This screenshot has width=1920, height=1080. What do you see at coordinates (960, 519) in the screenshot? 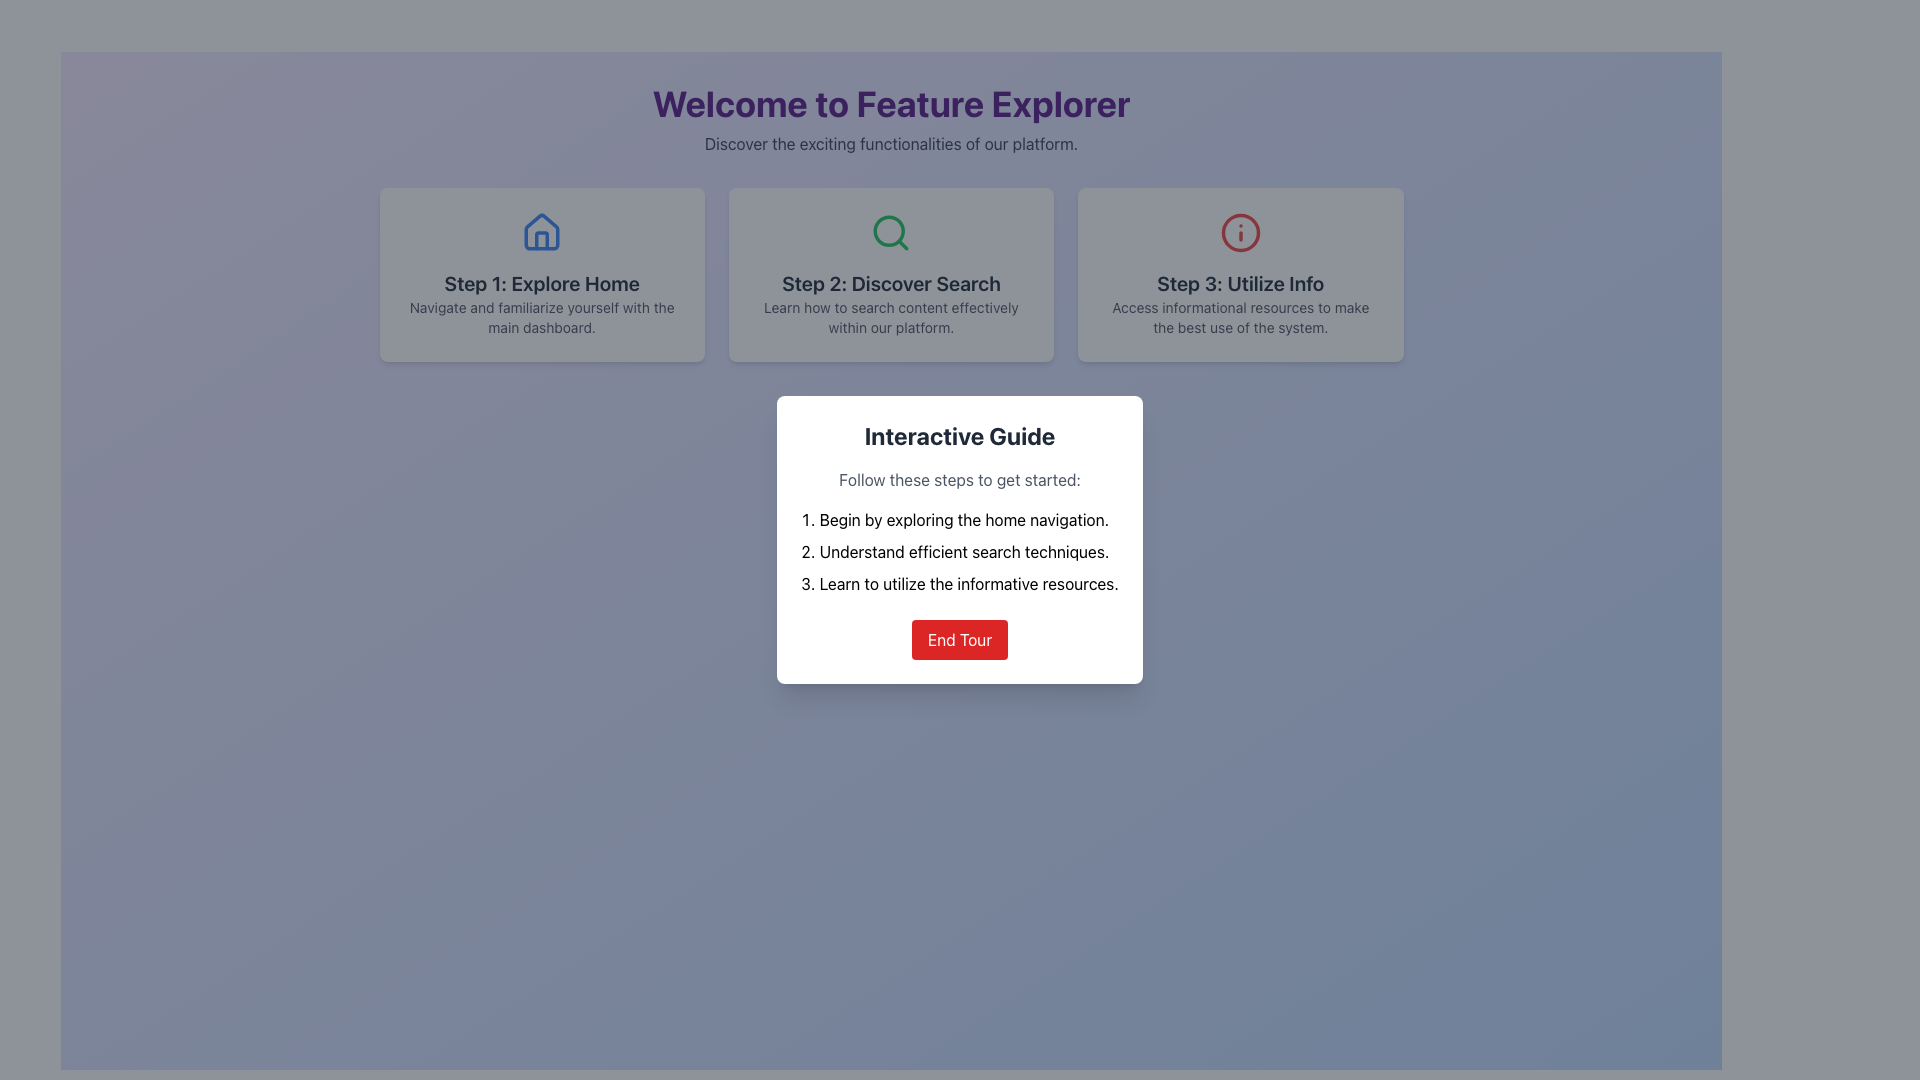
I see `the instructional text inviting the user to explore the home navigation within the 'Interactive Guide' dialog box` at bounding box center [960, 519].